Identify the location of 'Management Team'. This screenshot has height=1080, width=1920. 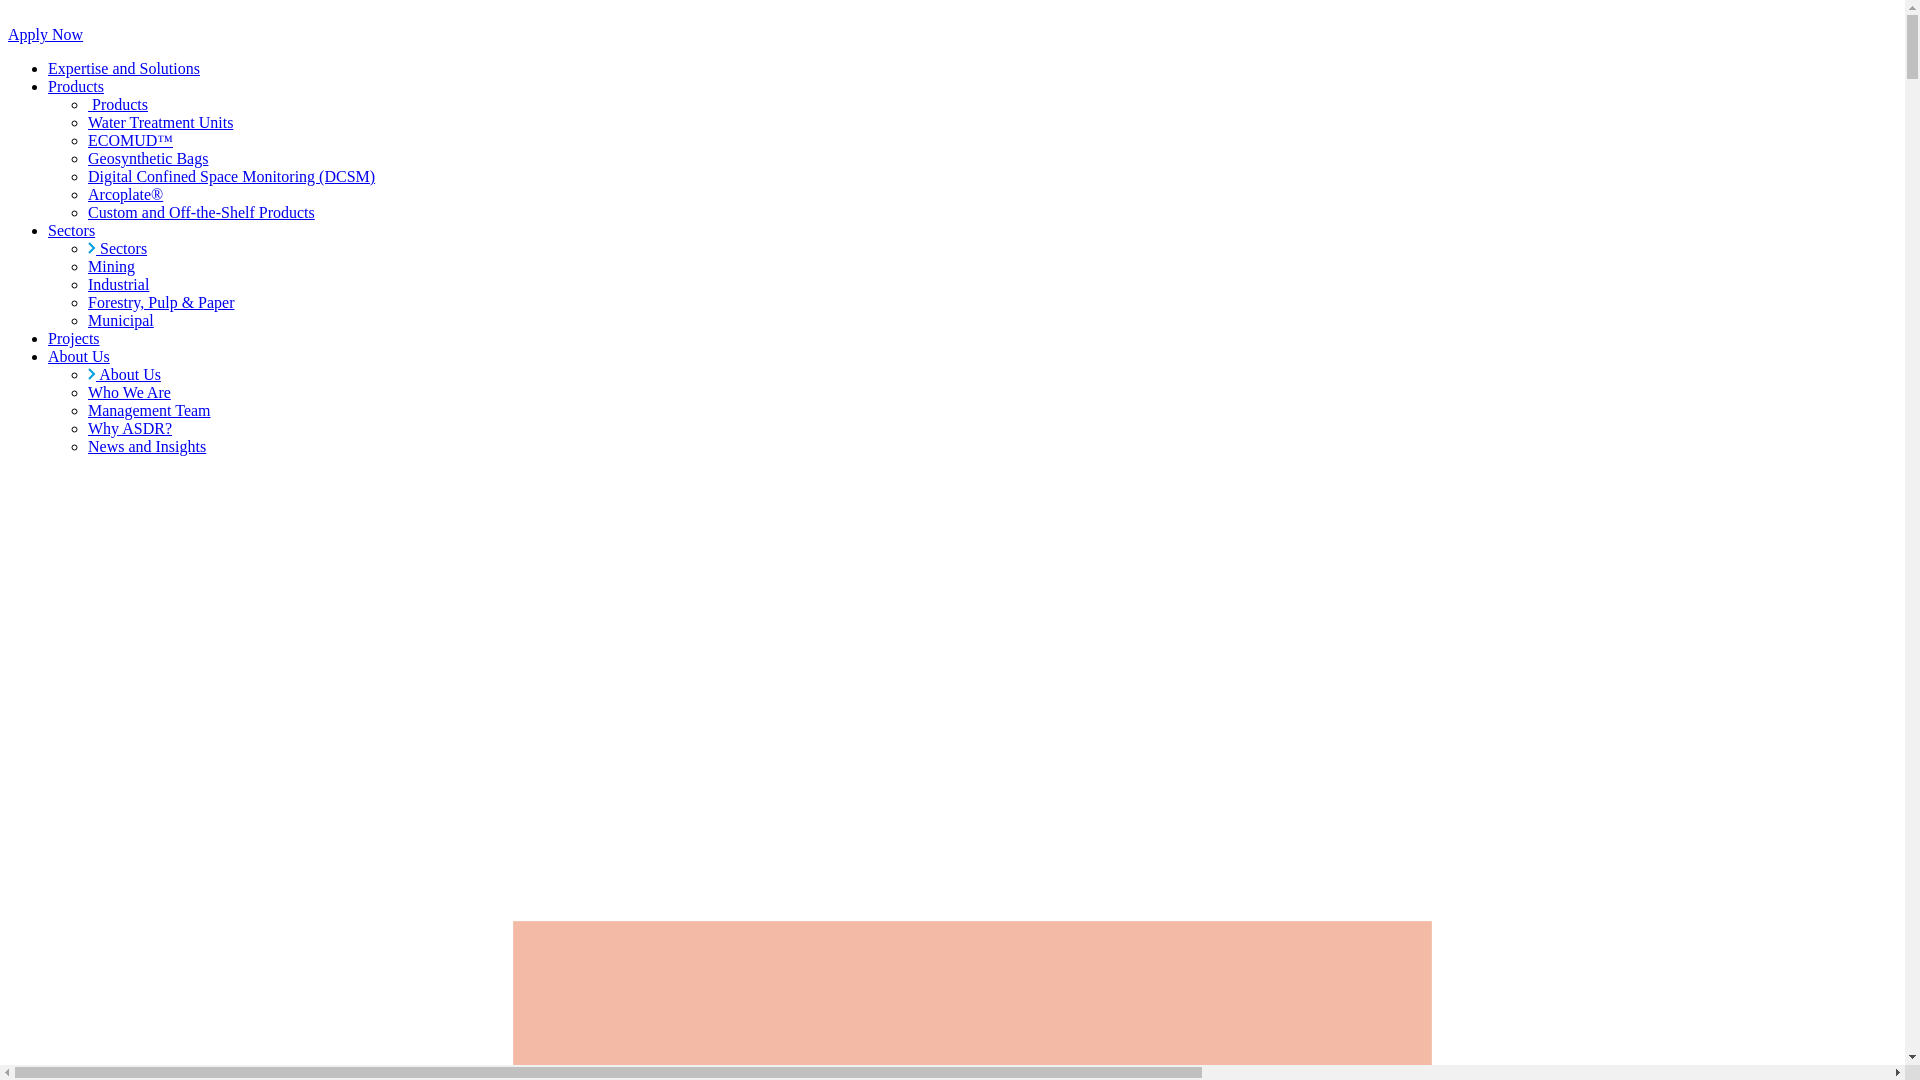
(148, 409).